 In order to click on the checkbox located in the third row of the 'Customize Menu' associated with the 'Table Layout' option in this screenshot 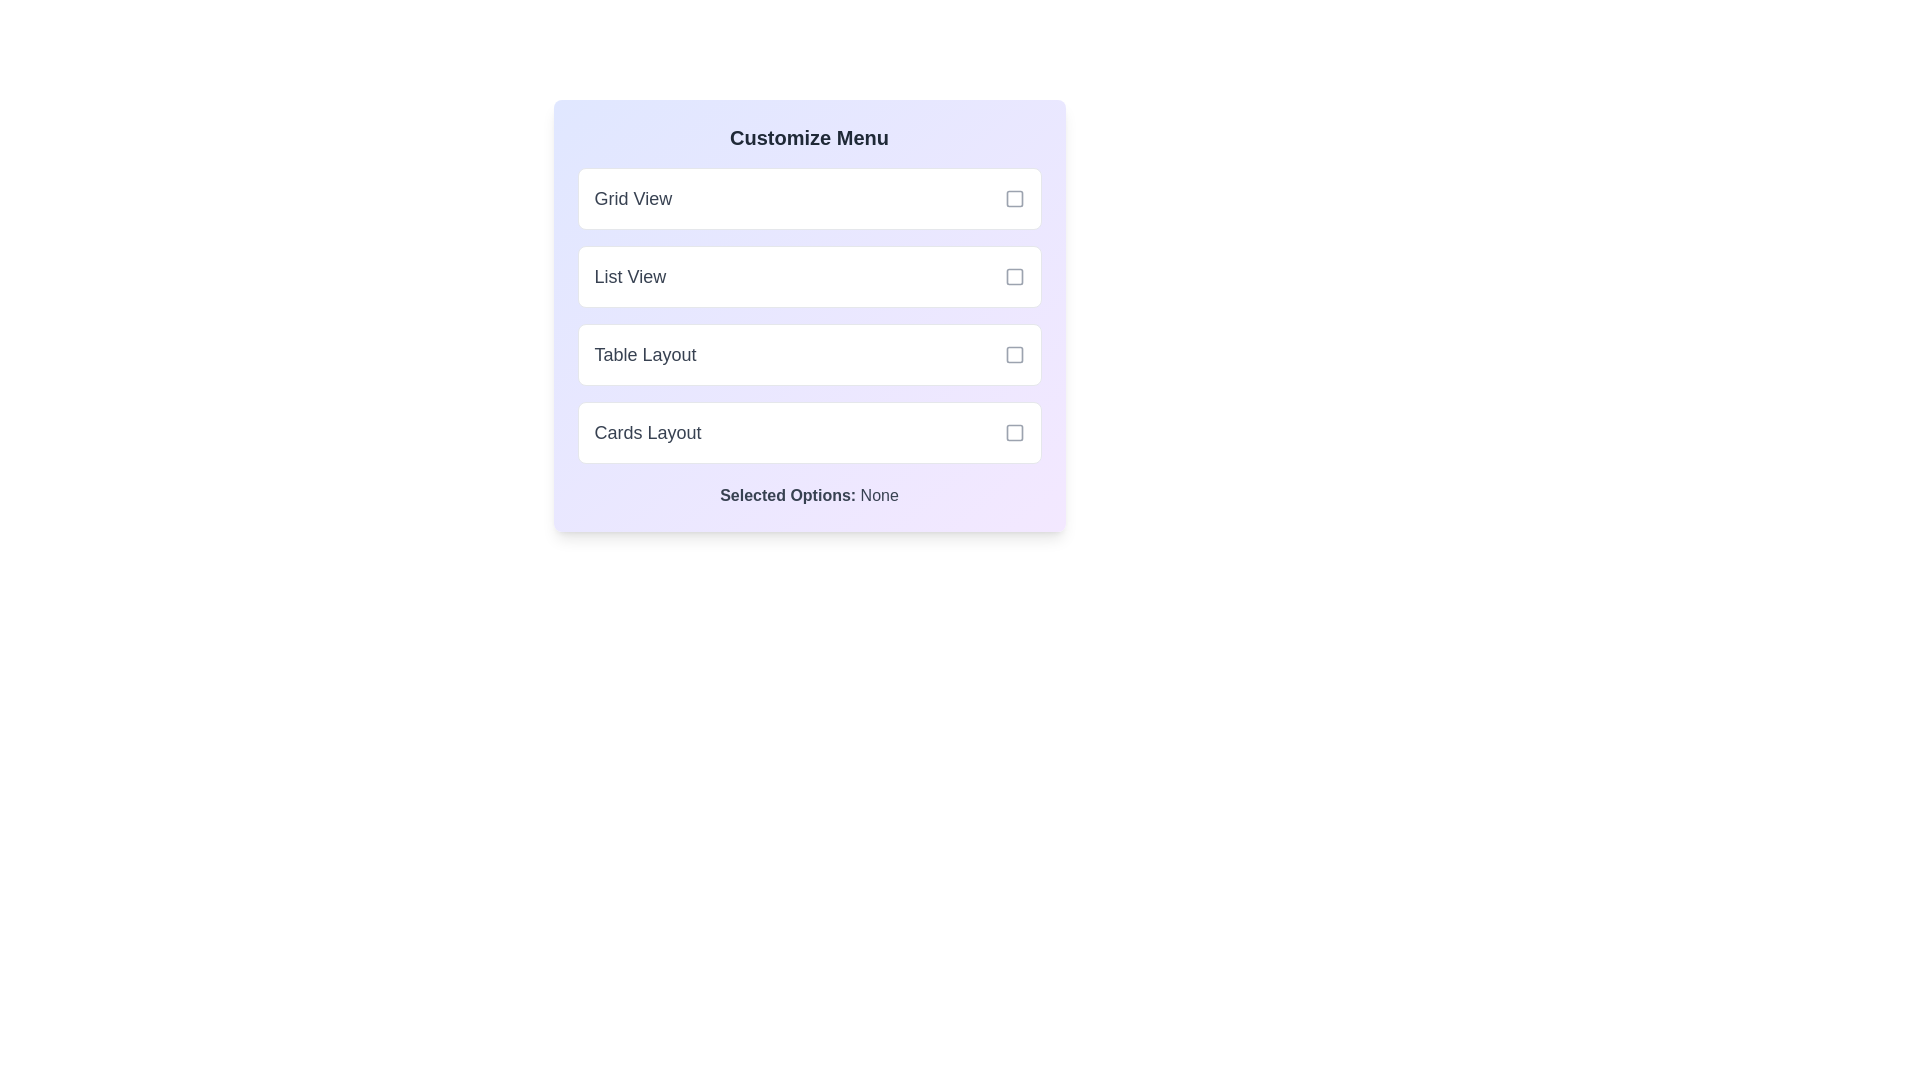, I will do `click(1014, 353)`.